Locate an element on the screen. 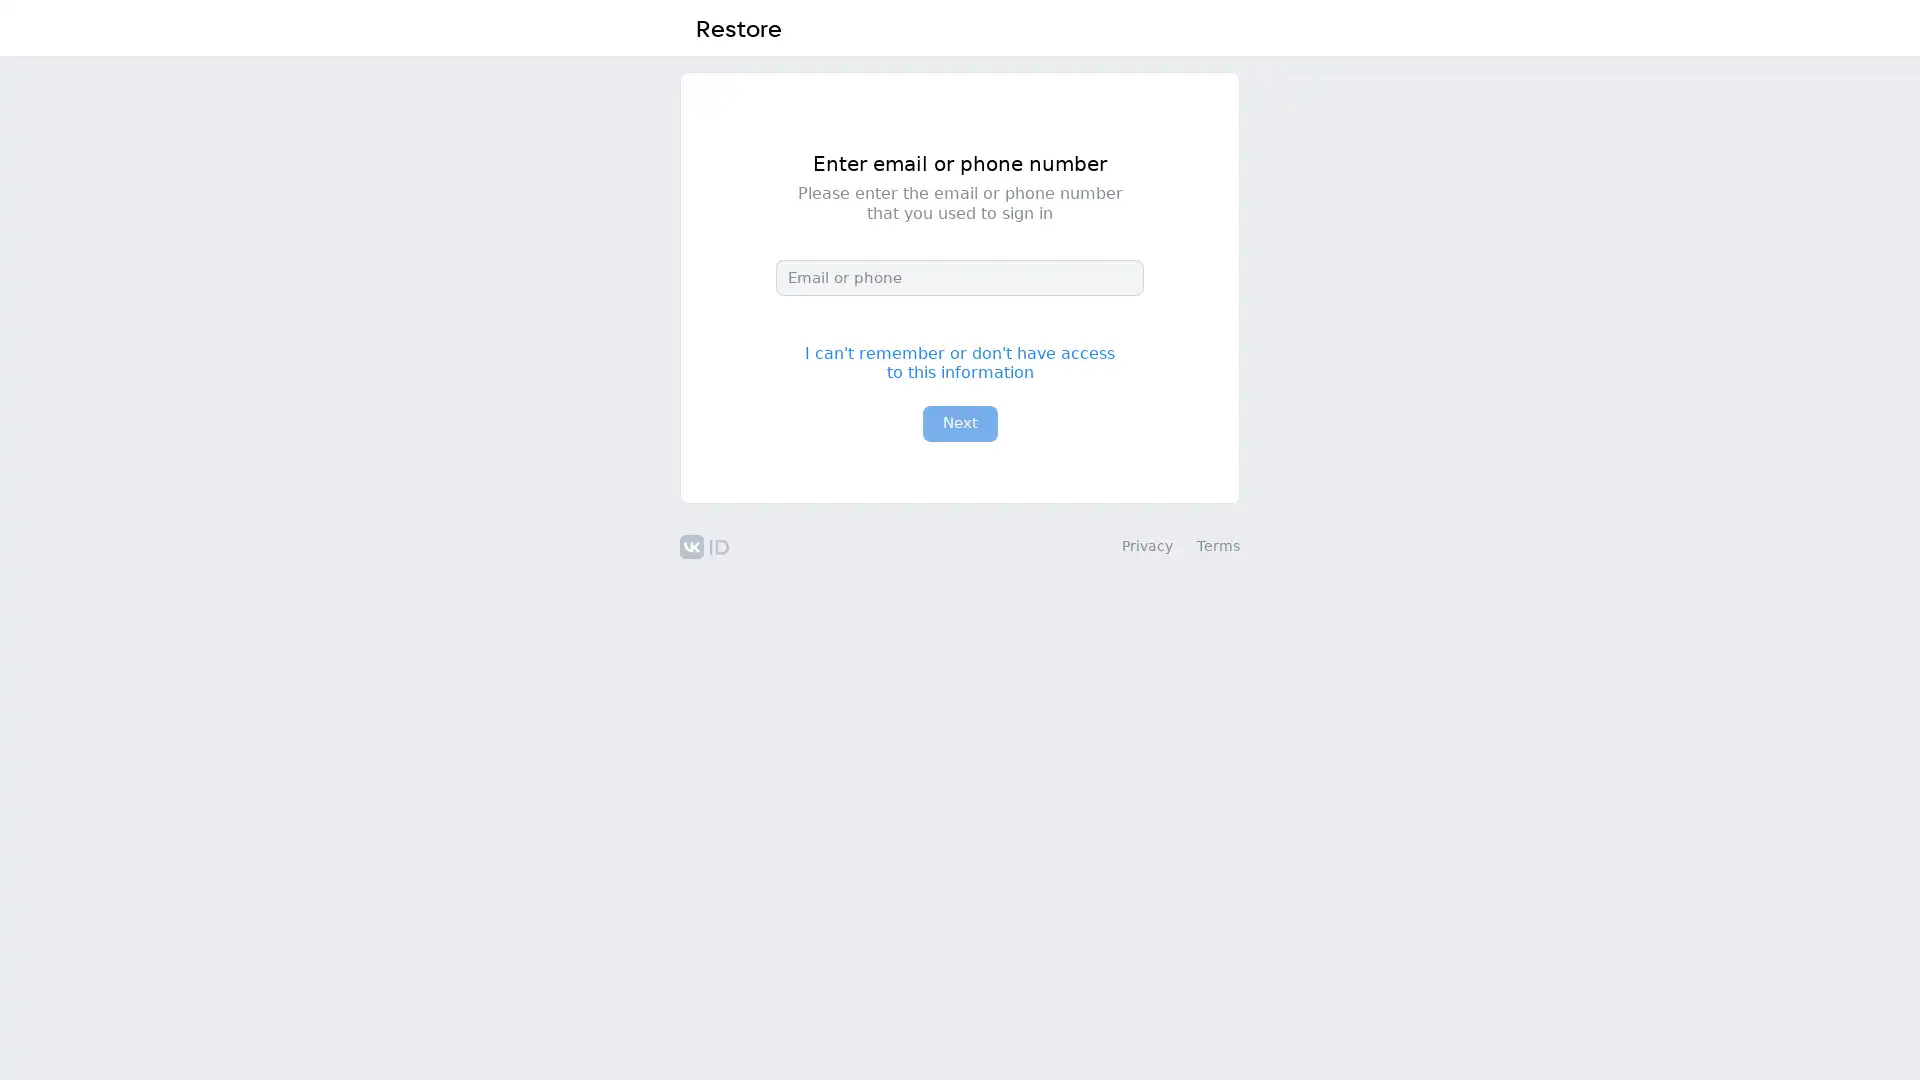 The height and width of the screenshot is (1080, 1920). Next is located at coordinates (958, 423).